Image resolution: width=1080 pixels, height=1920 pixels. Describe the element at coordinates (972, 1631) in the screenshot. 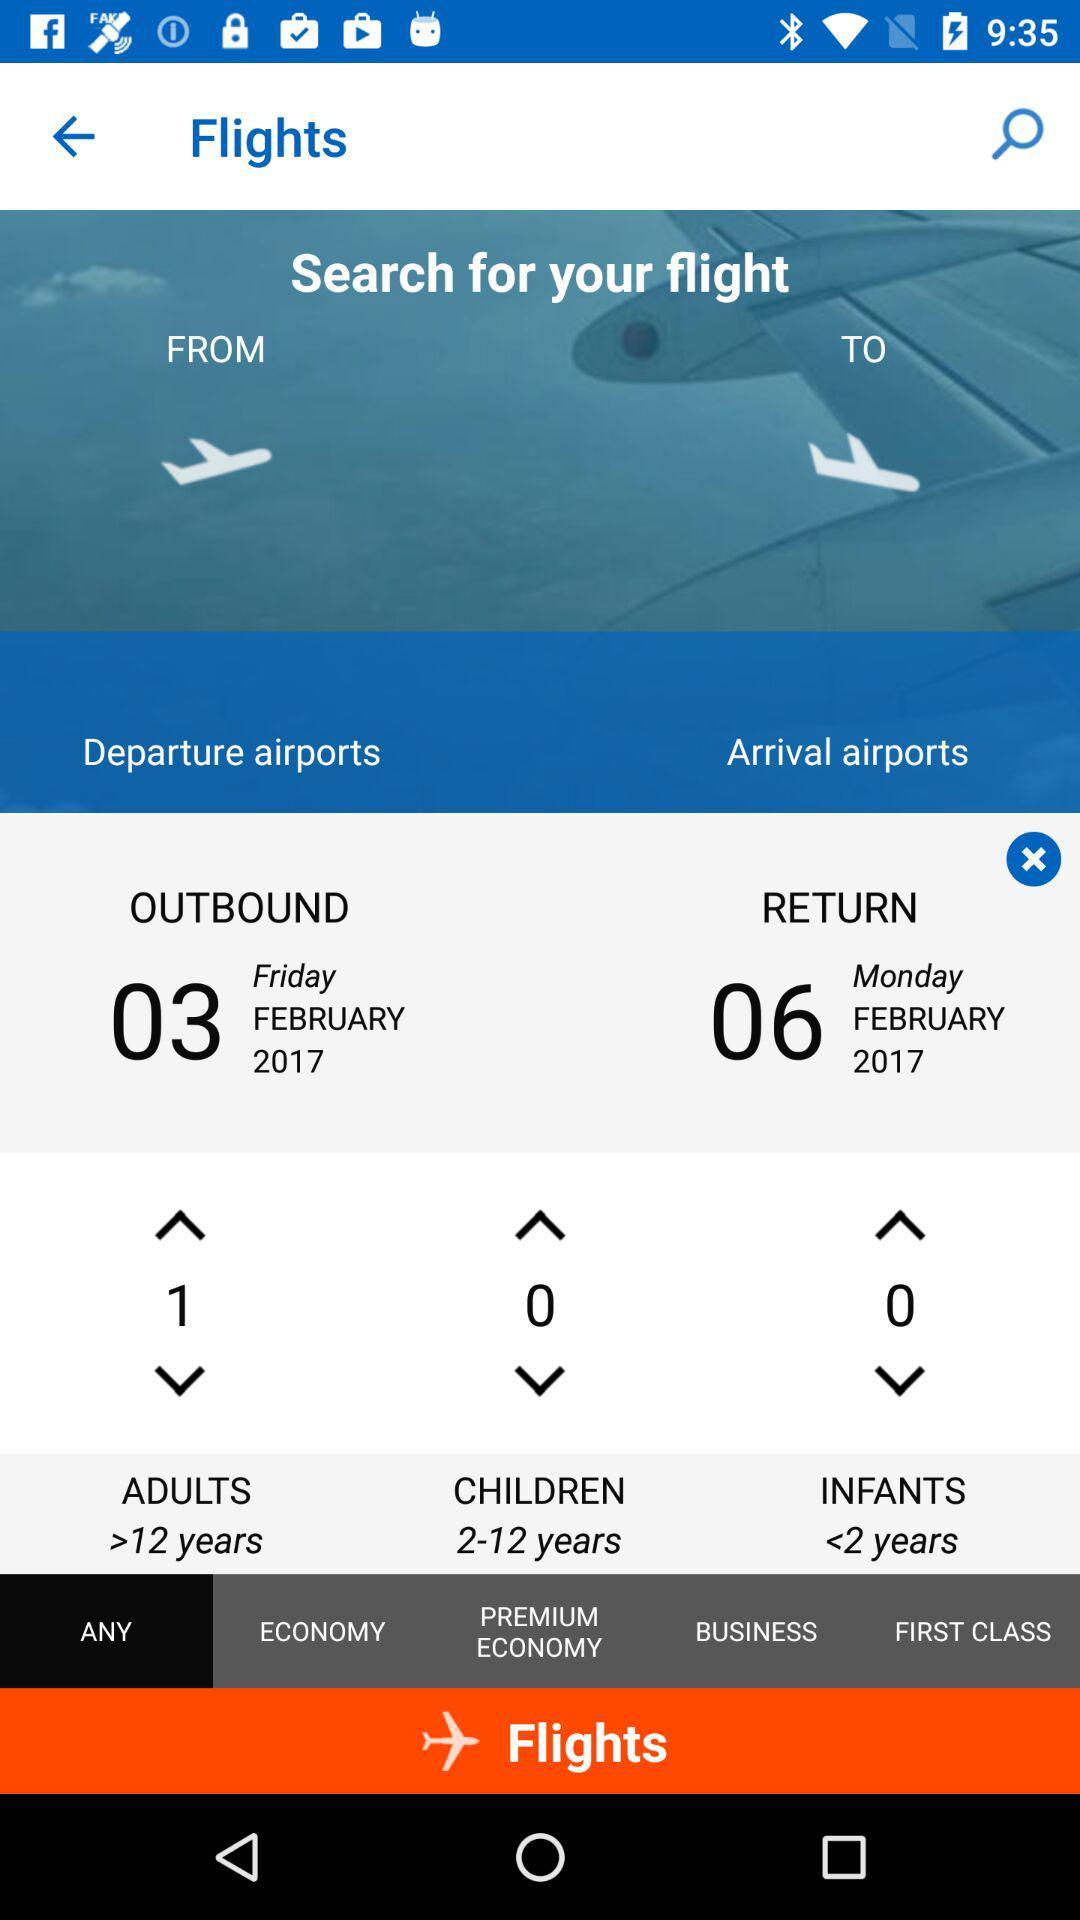

I see `the icon below <2 years` at that location.